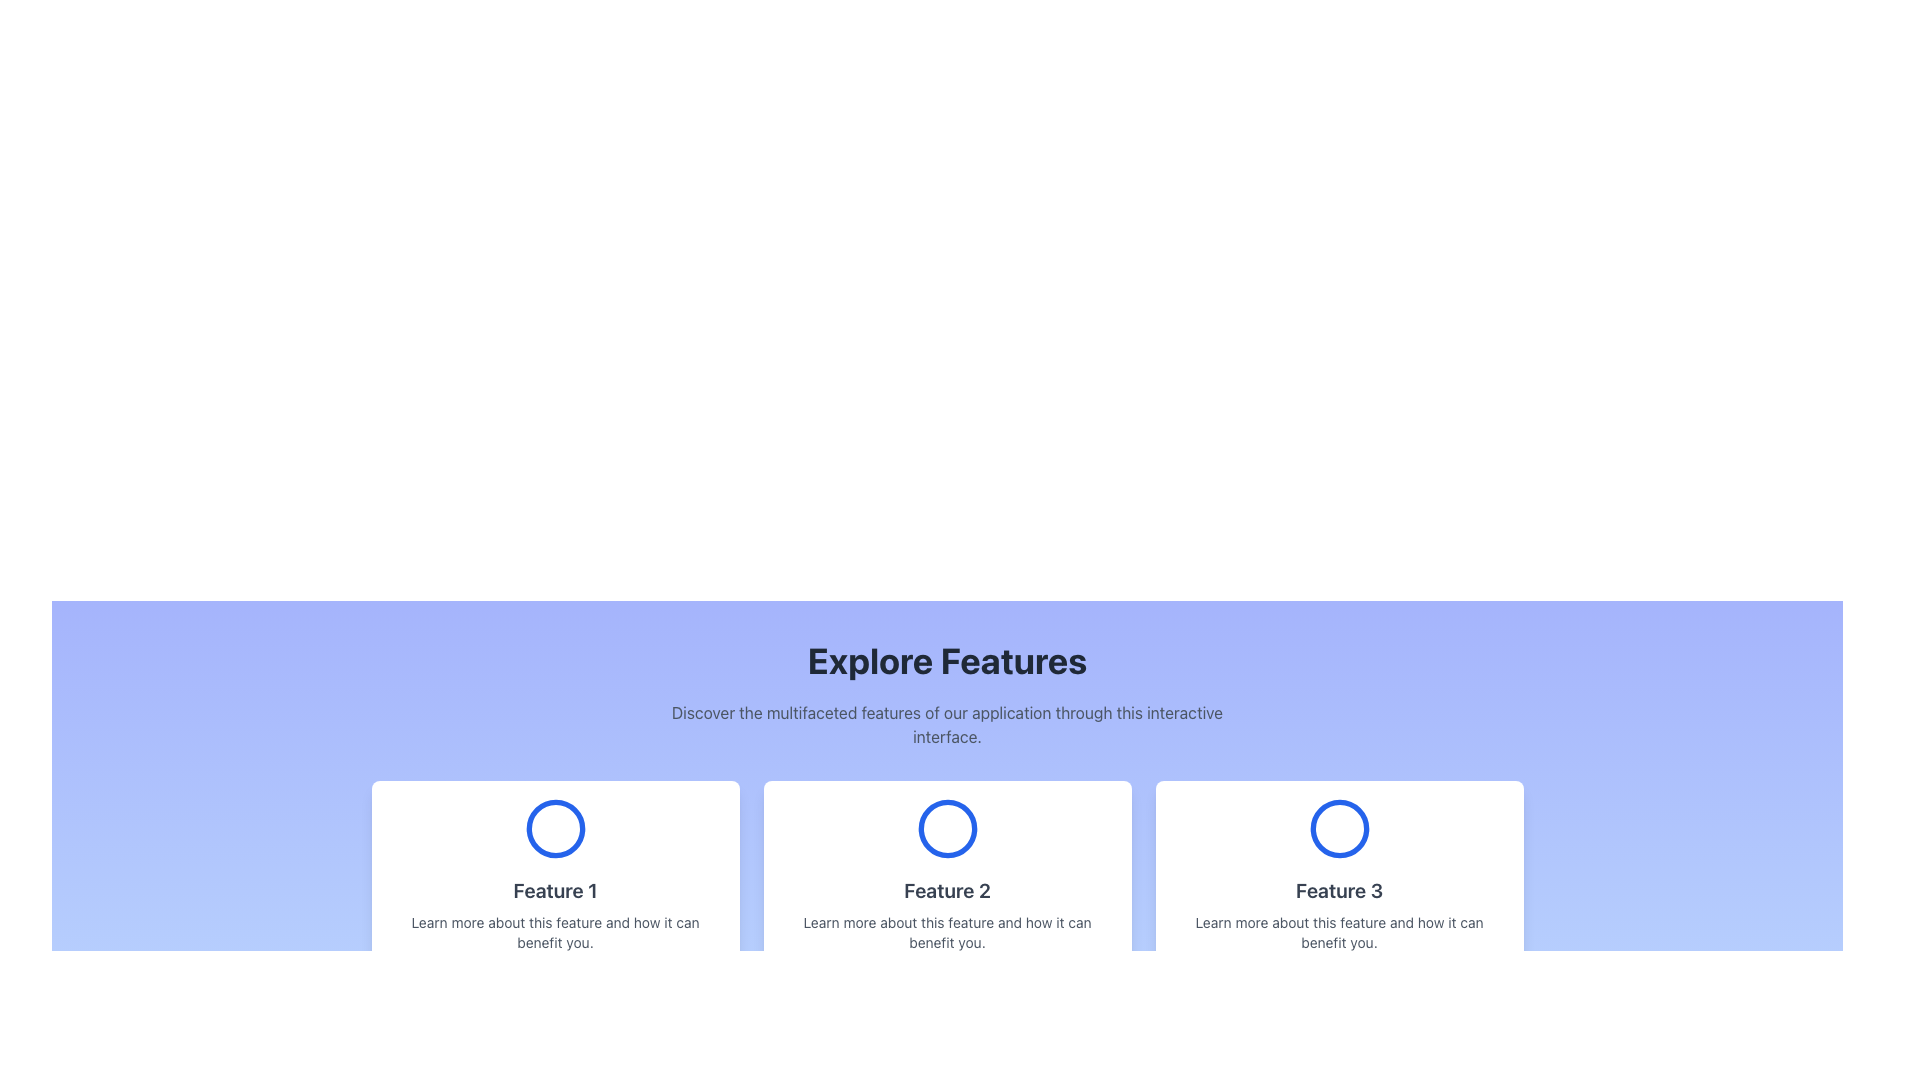 The image size is (1920, 1080). What do you see at coordinates (555, 890) in the screenshot?
I see `text of the heading 'Feature 1', which is styled with a bold font and is positioned centrally below an icon in the first card of three in a horizontal layout` at bounding box center [555, 890].